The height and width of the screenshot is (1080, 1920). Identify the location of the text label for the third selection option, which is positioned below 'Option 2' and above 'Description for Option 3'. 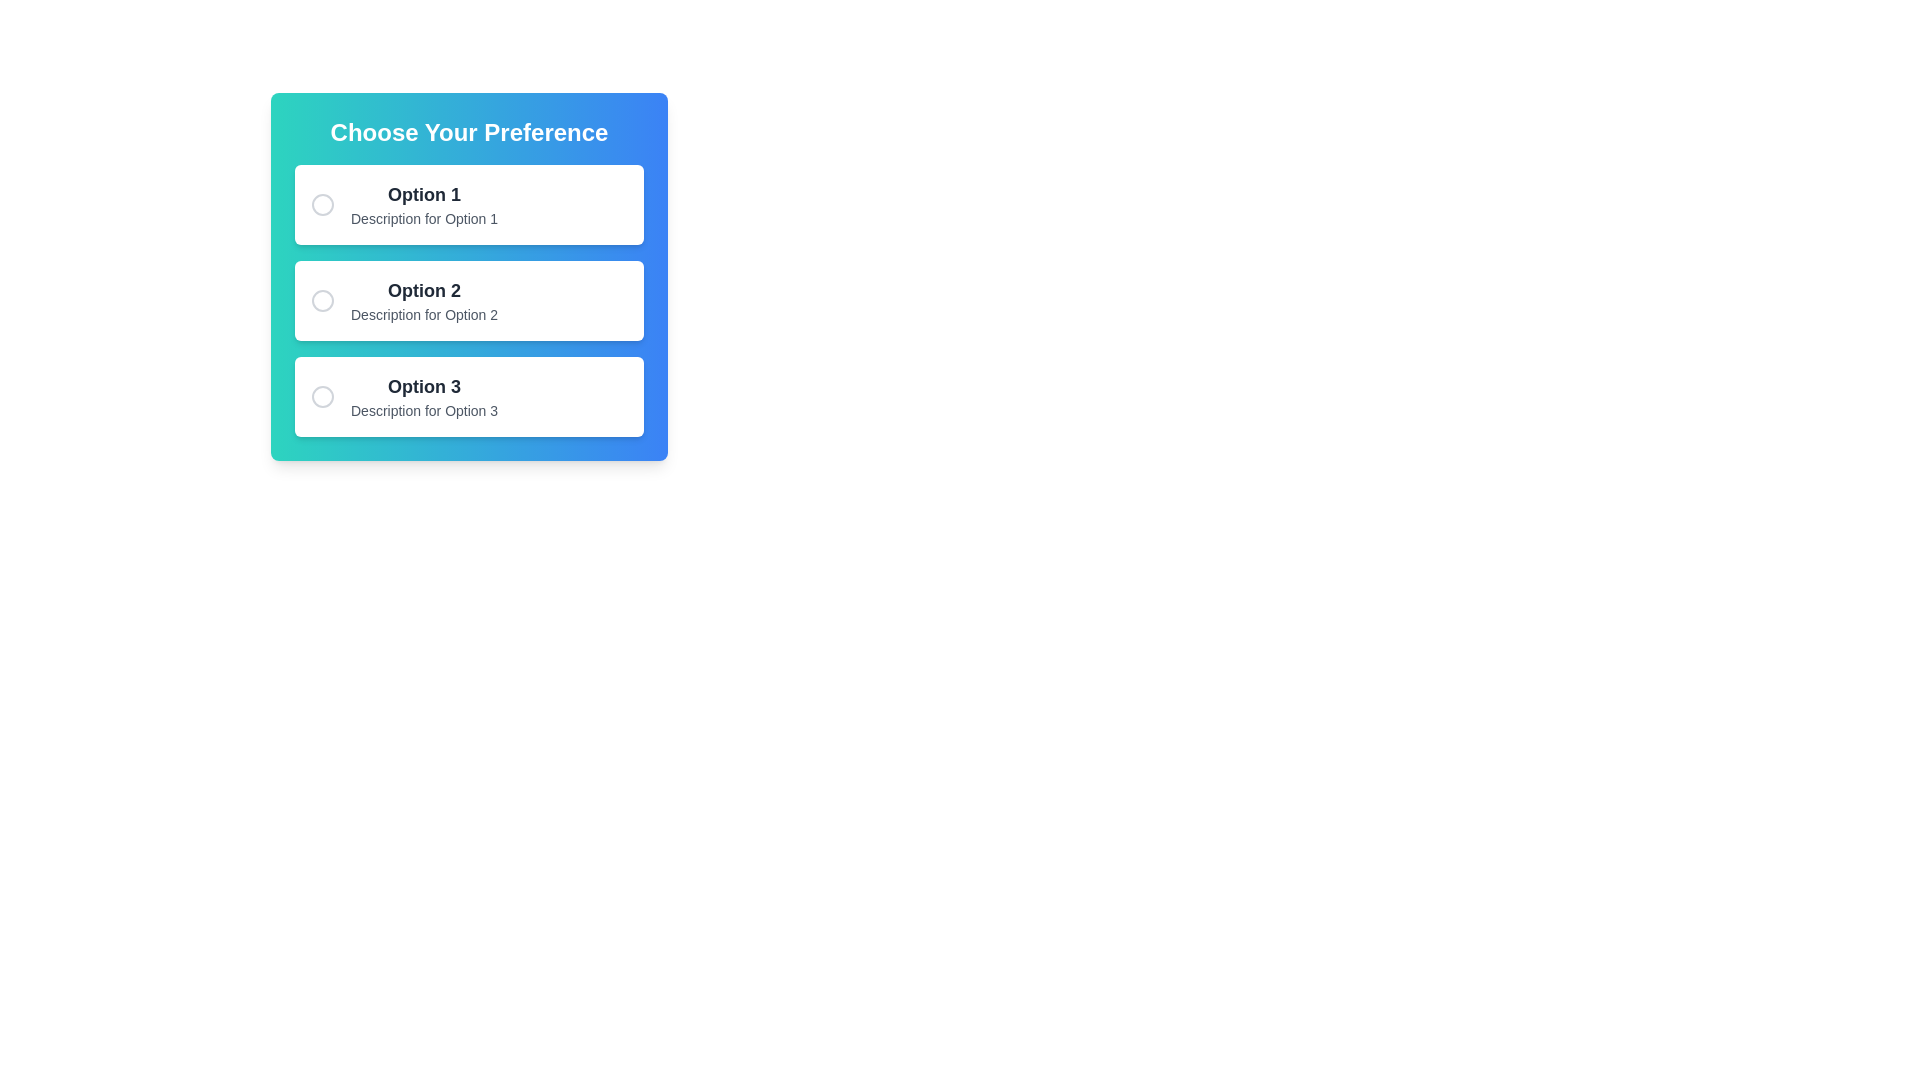
(423, 386).